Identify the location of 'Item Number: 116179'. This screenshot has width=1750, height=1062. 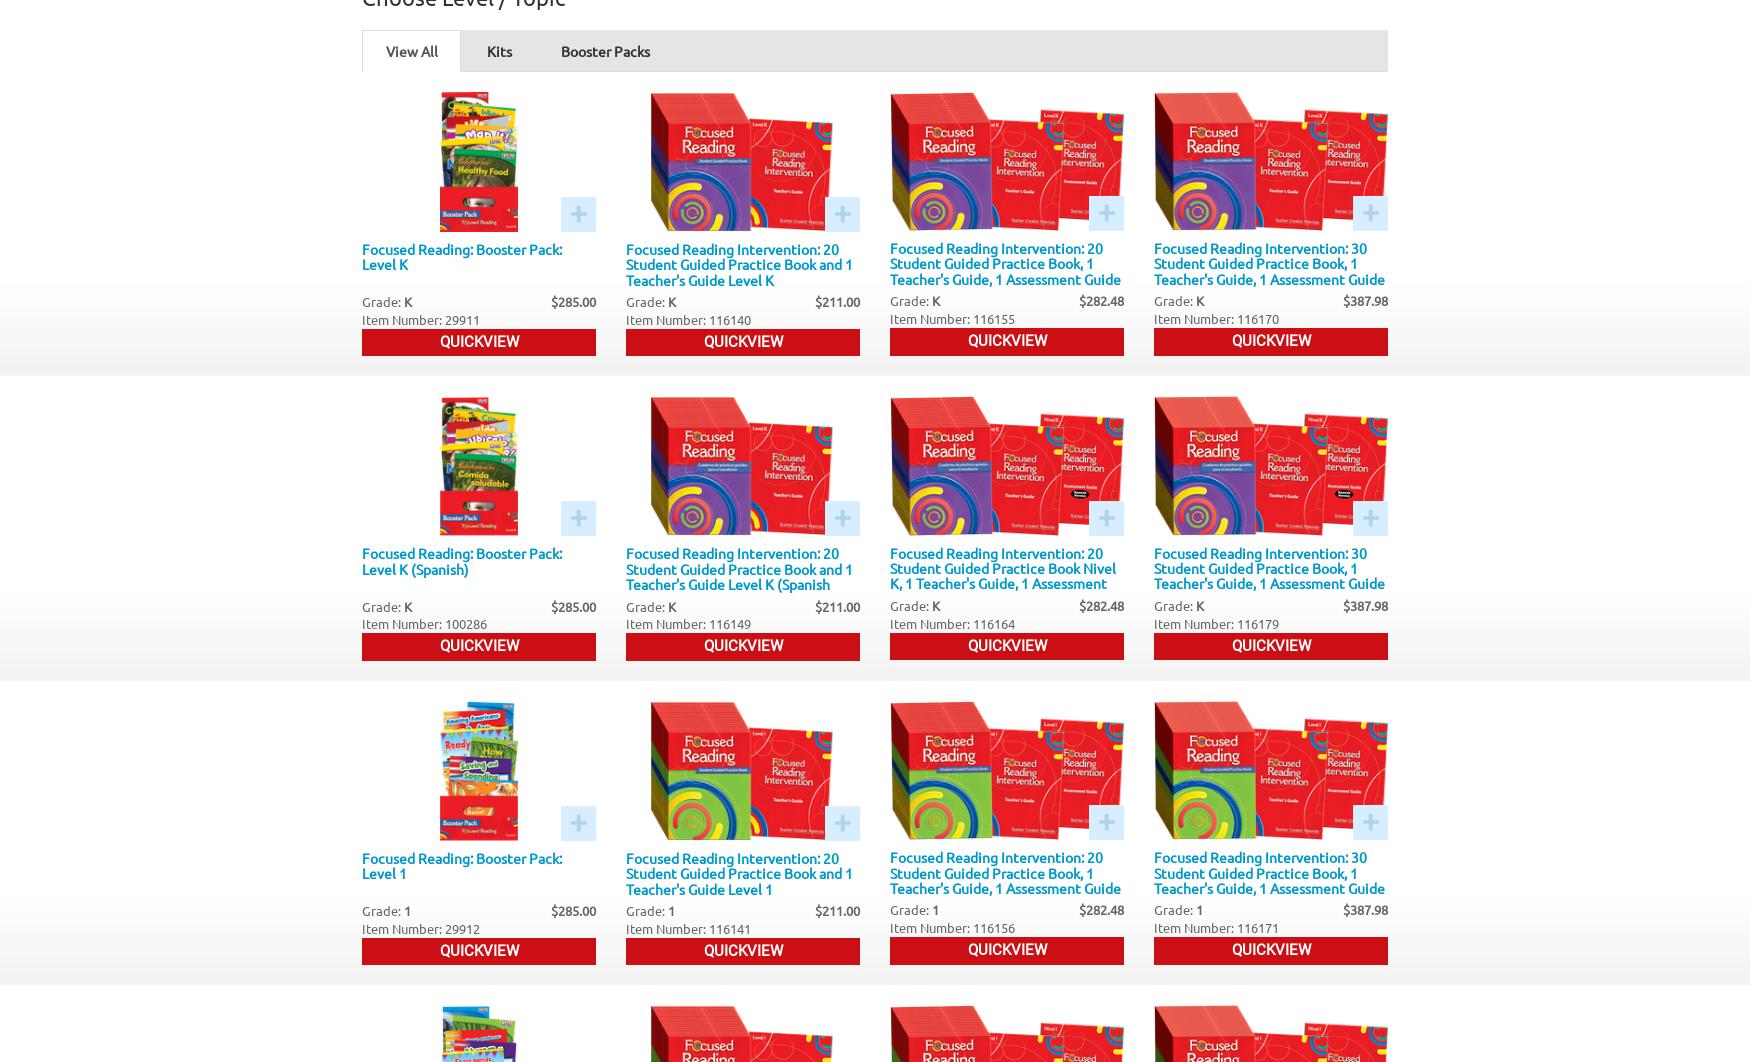
(1216, 622).